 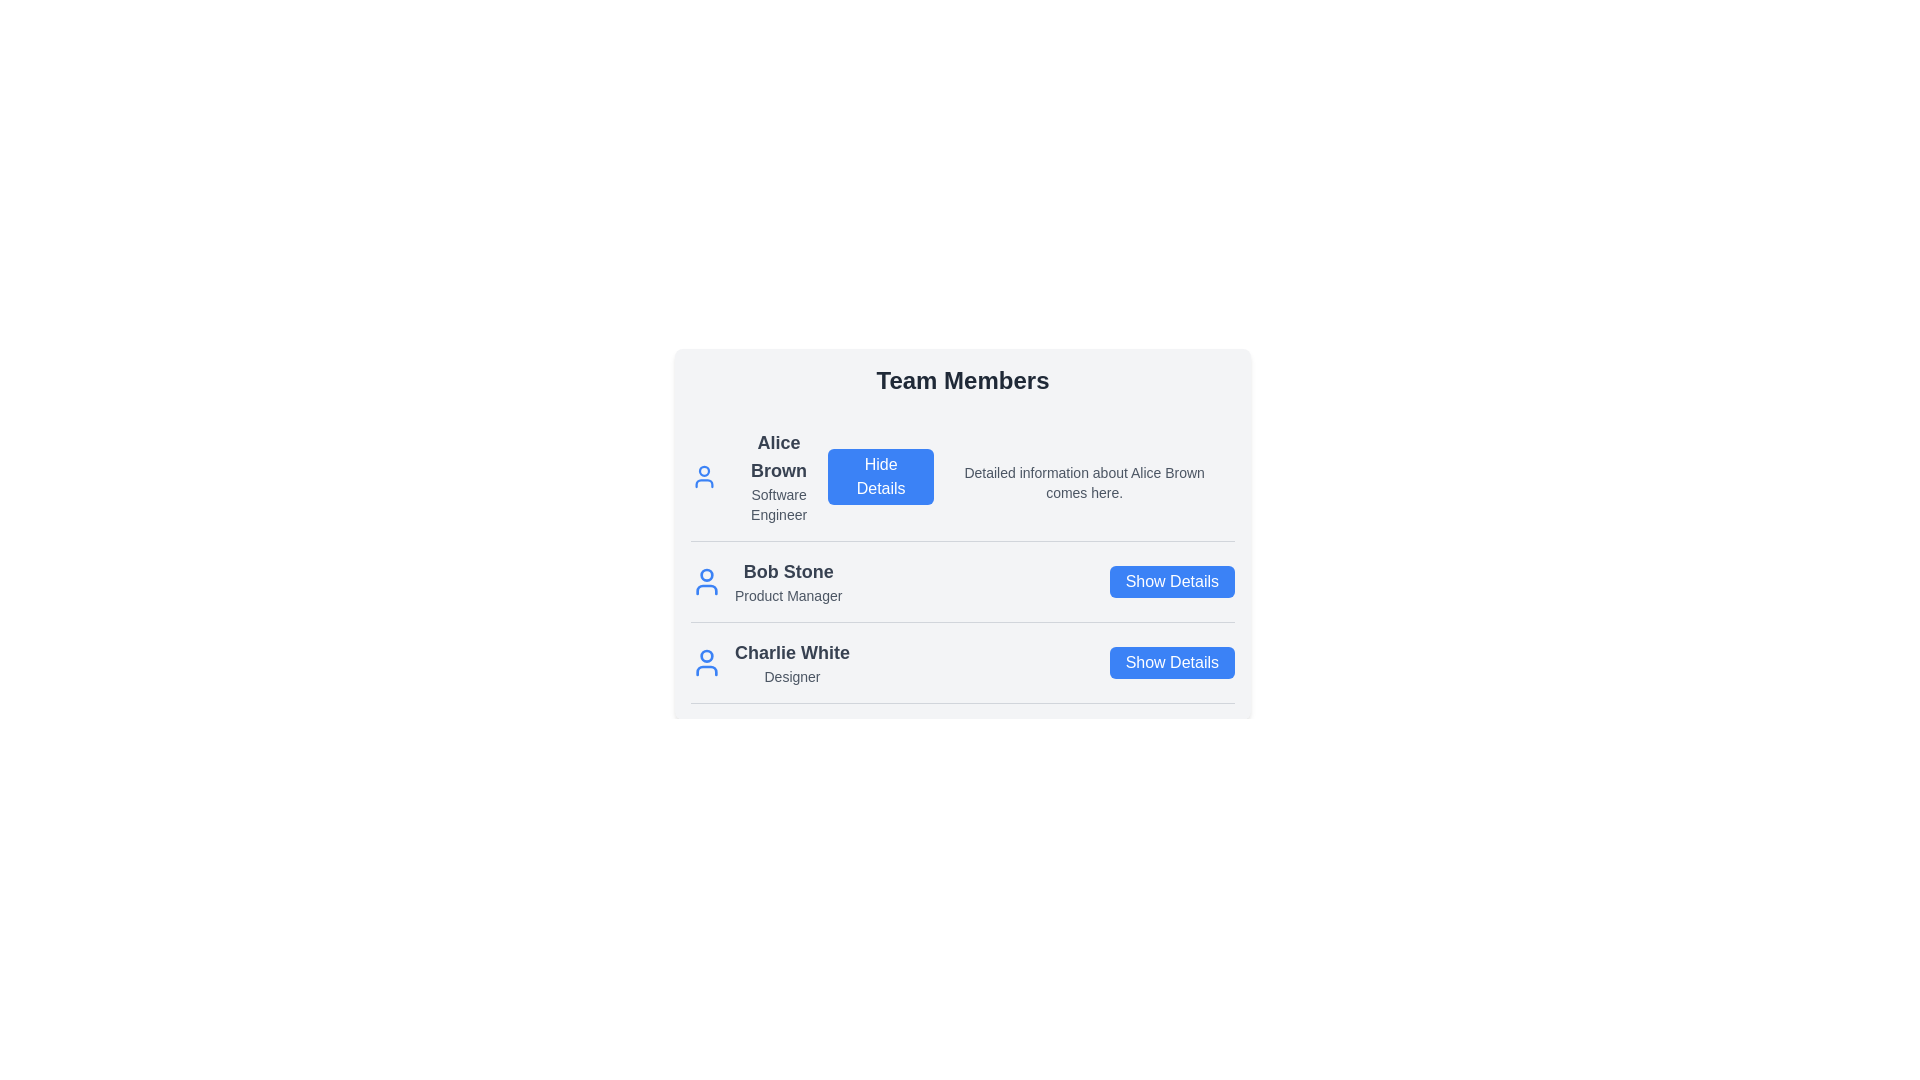 What do you see at coordinates (1171, 582) in the screenshot?
I see `the button corresponding to Bob Stone to toggle the visibility of their details` at bounding box center [1171, 582].